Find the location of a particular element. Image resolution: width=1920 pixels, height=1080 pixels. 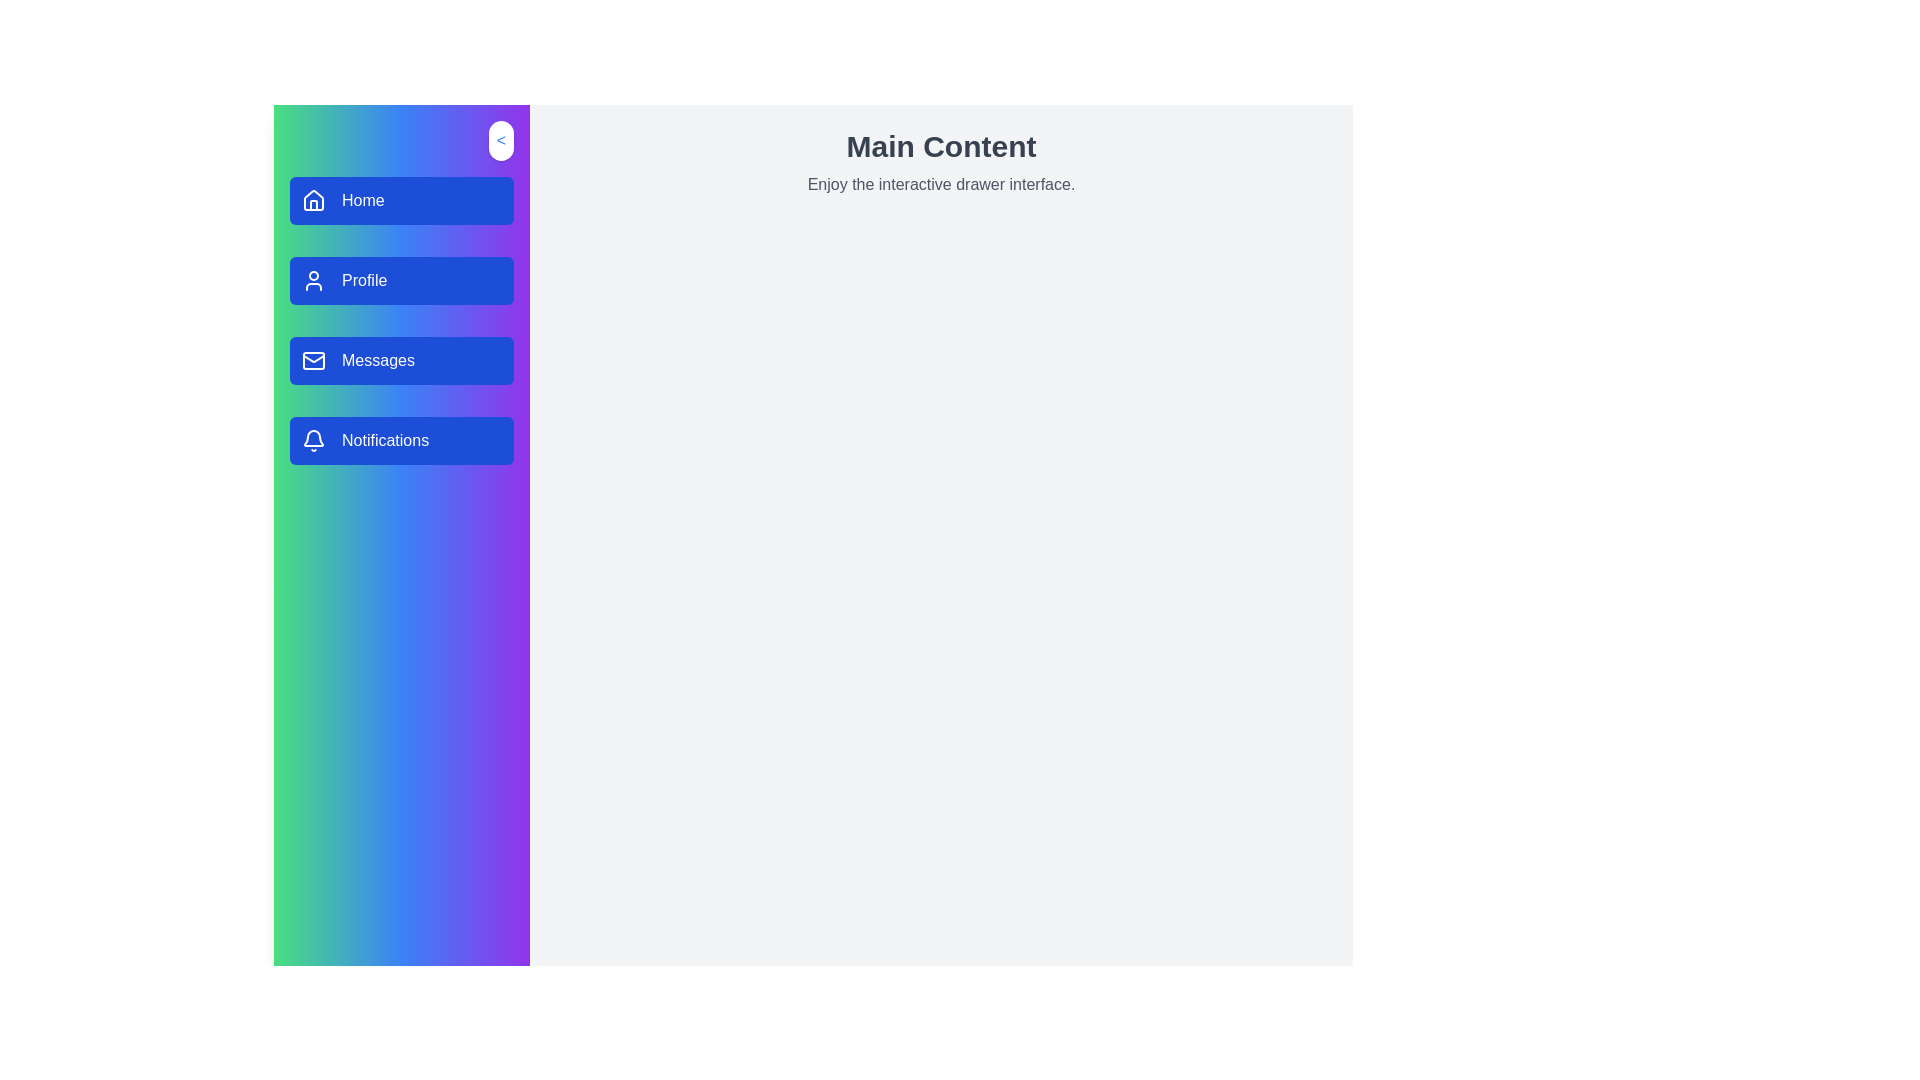

the 'Home' icon located at the top left of the blue rectangular button labeled 'Home' in the sidebar navigation list is located at coordinates (312, 200).